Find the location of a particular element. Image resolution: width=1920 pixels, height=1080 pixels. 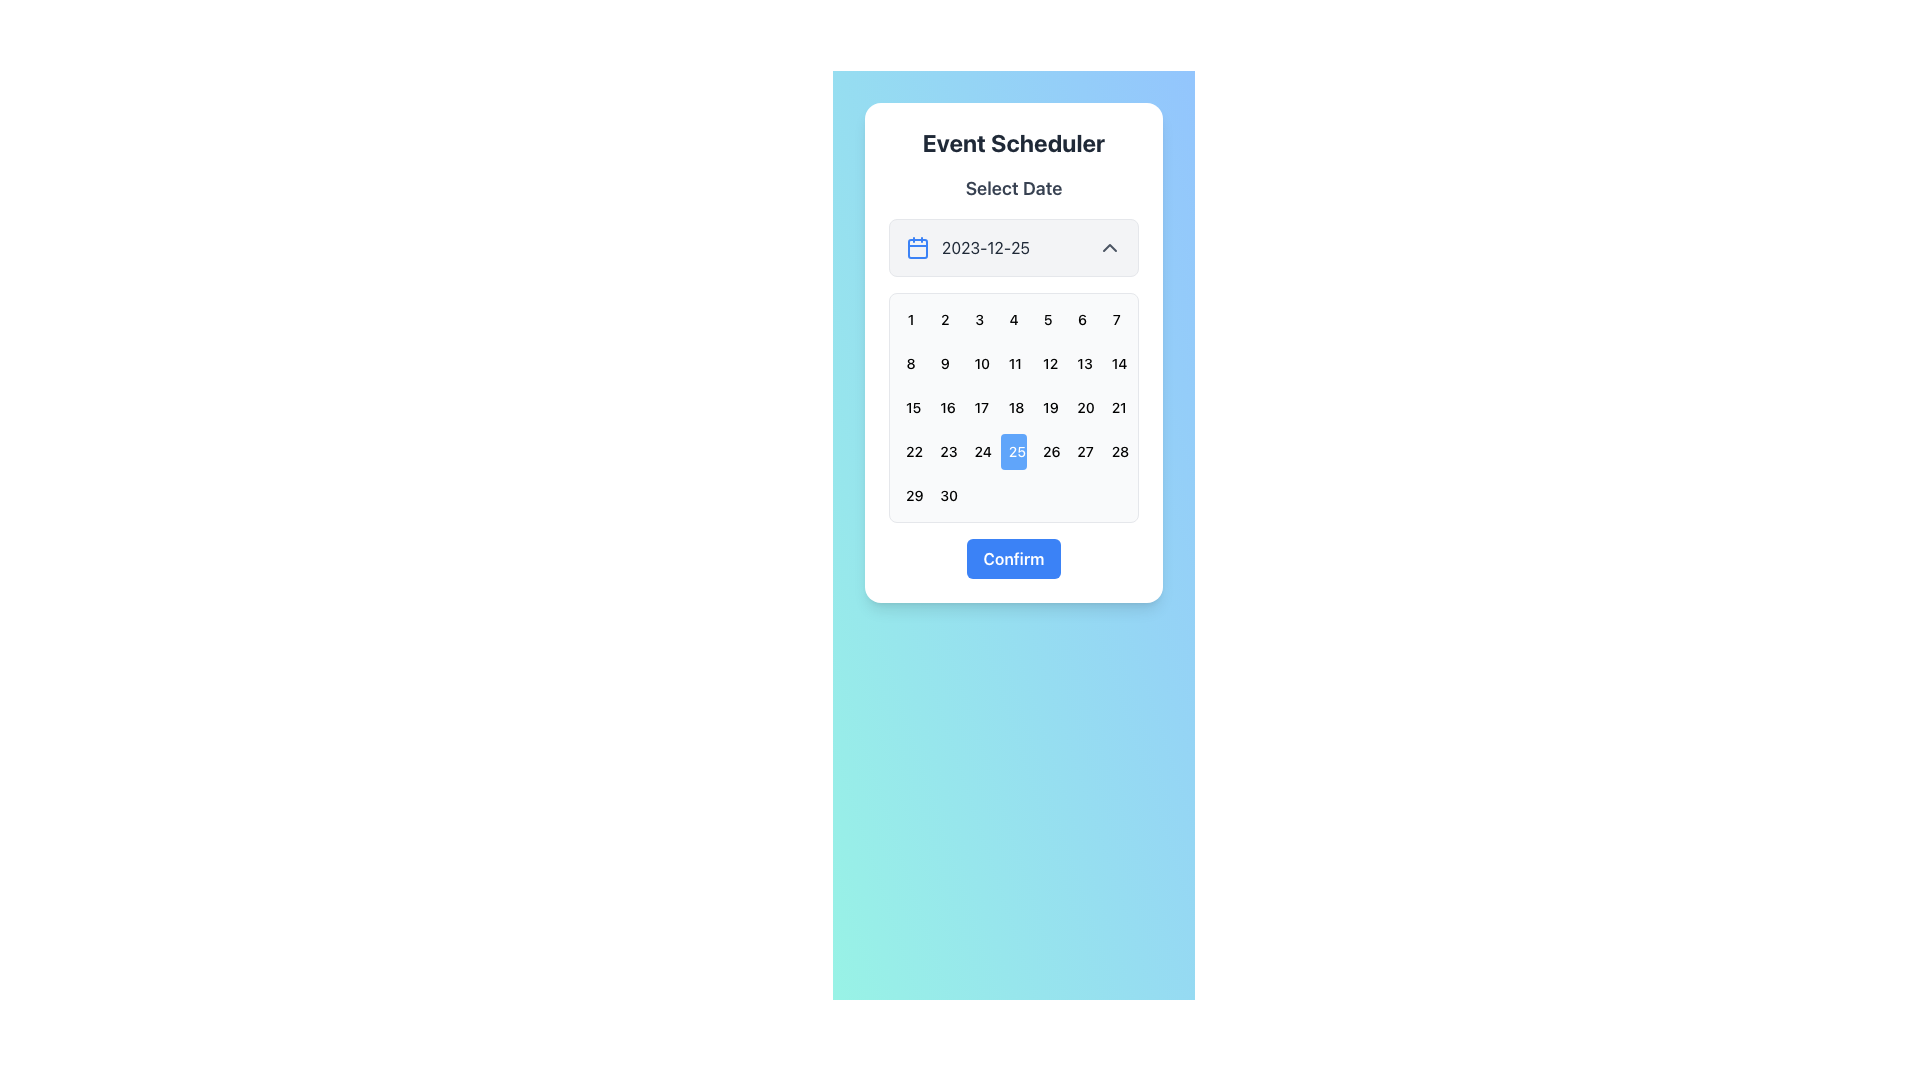

the static text label displaying the date '2023-12-25' in gray color, located in the modal labeled 'Select Date', next to the calendar icon is located at coordinates (985, 246).